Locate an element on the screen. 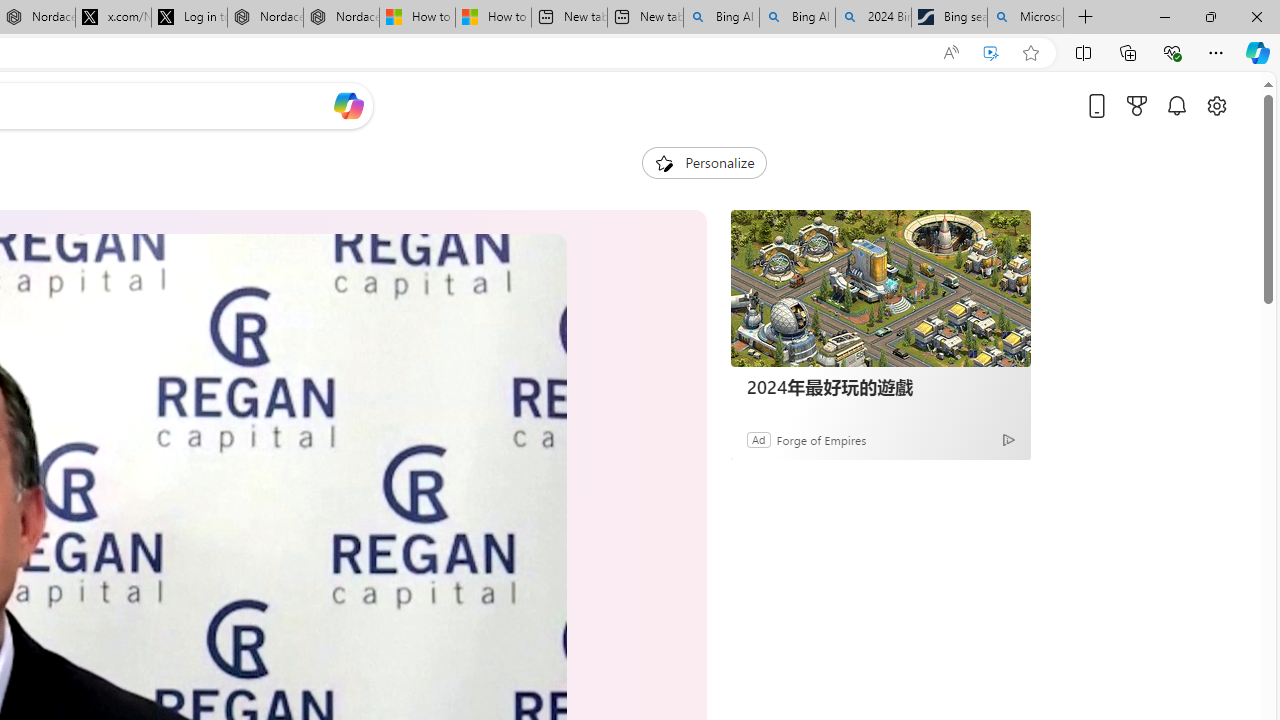  'Personalize' is located at coordinates (704, 162).